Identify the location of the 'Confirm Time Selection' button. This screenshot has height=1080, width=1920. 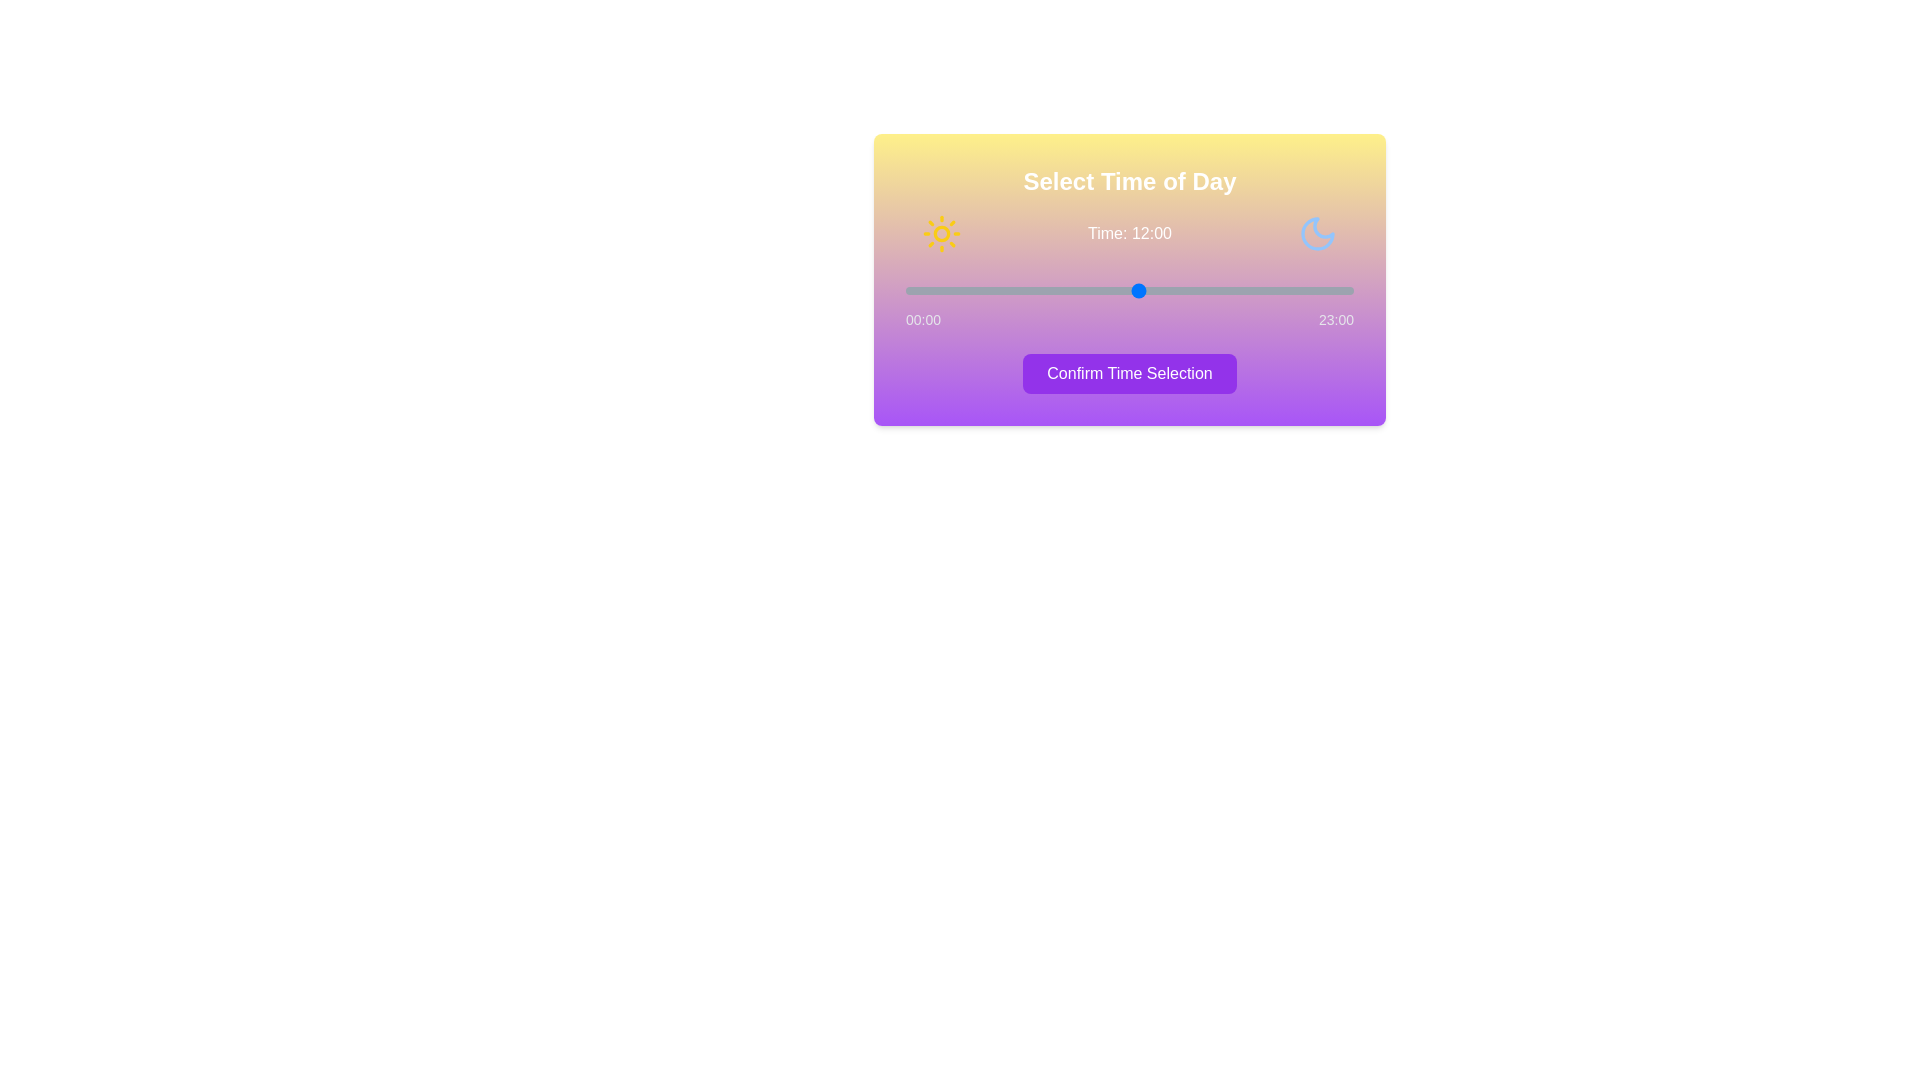
(1129, 374).